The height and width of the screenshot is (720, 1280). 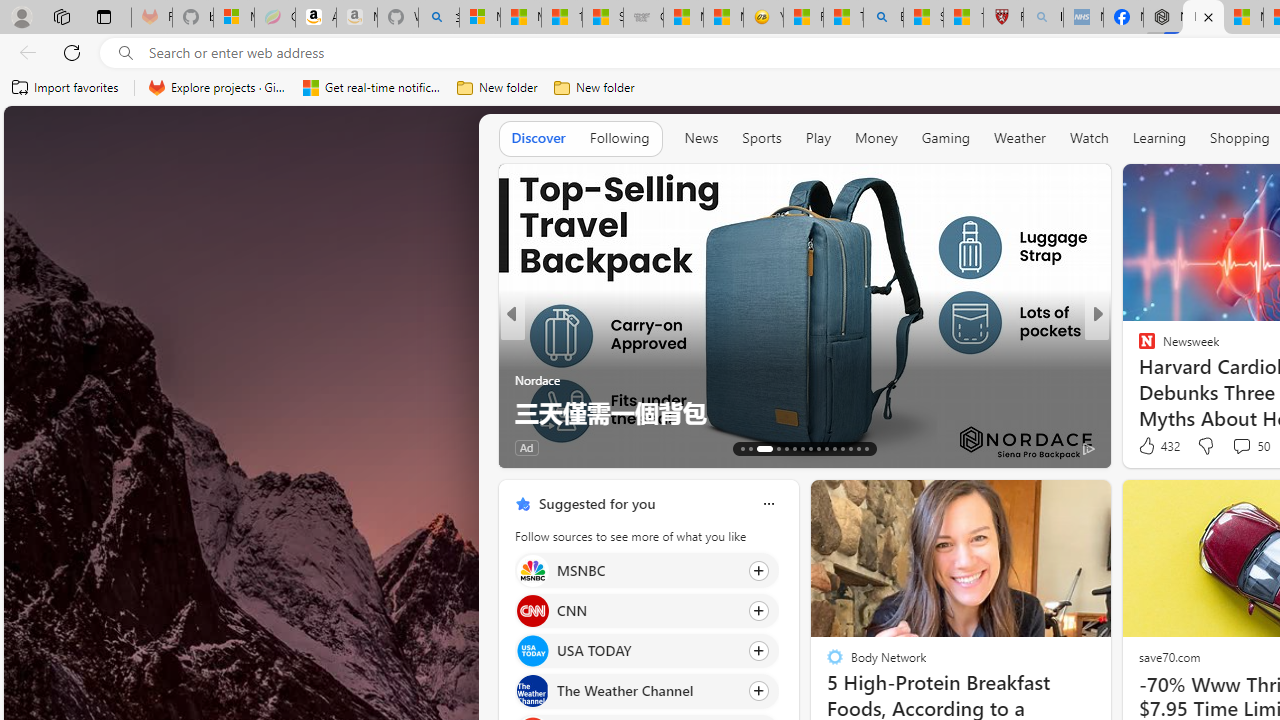 What do you see at coordinates (742, 447) in the screenshot?
I see `'AutomationID: tab-66'` at bounding box center [742, 447].